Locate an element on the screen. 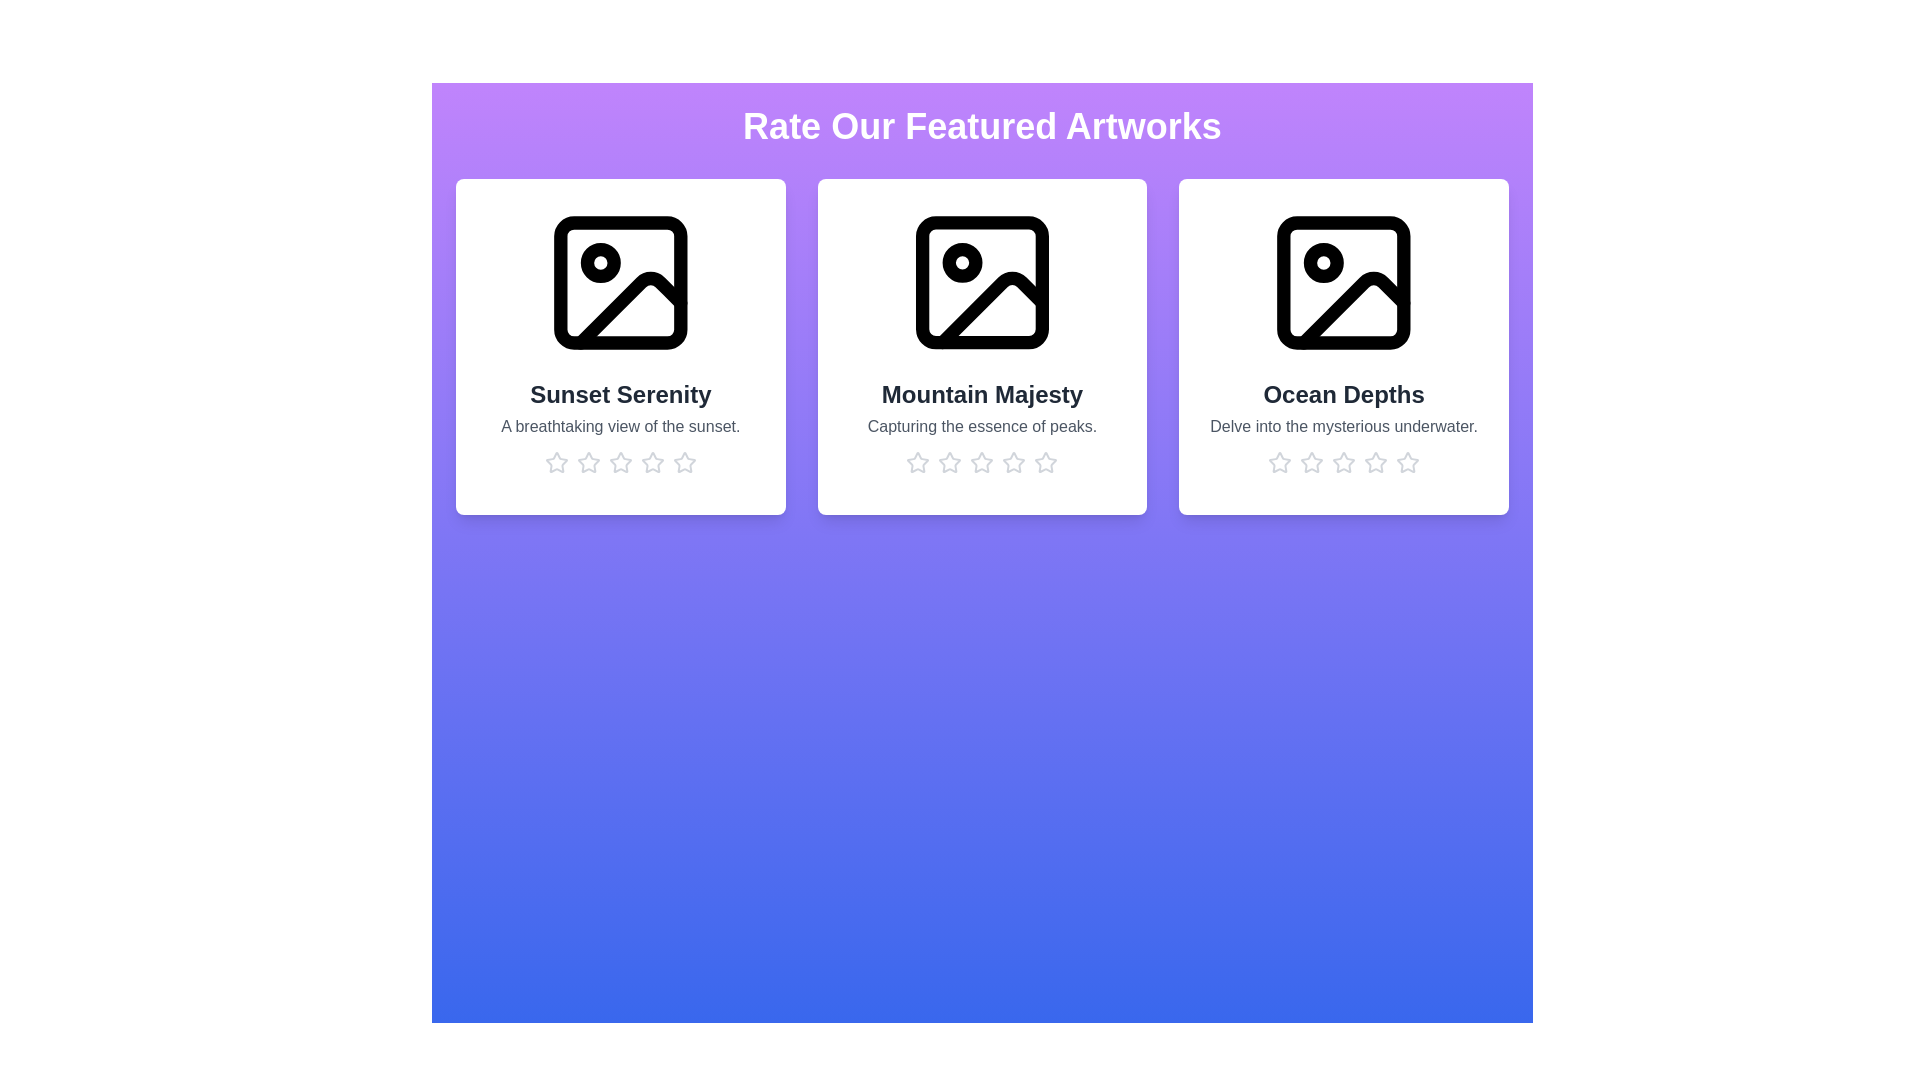 The height and width of the screenshot is (1080, 1920). the artwork to view its title and description is located at coordinates (618, 346).